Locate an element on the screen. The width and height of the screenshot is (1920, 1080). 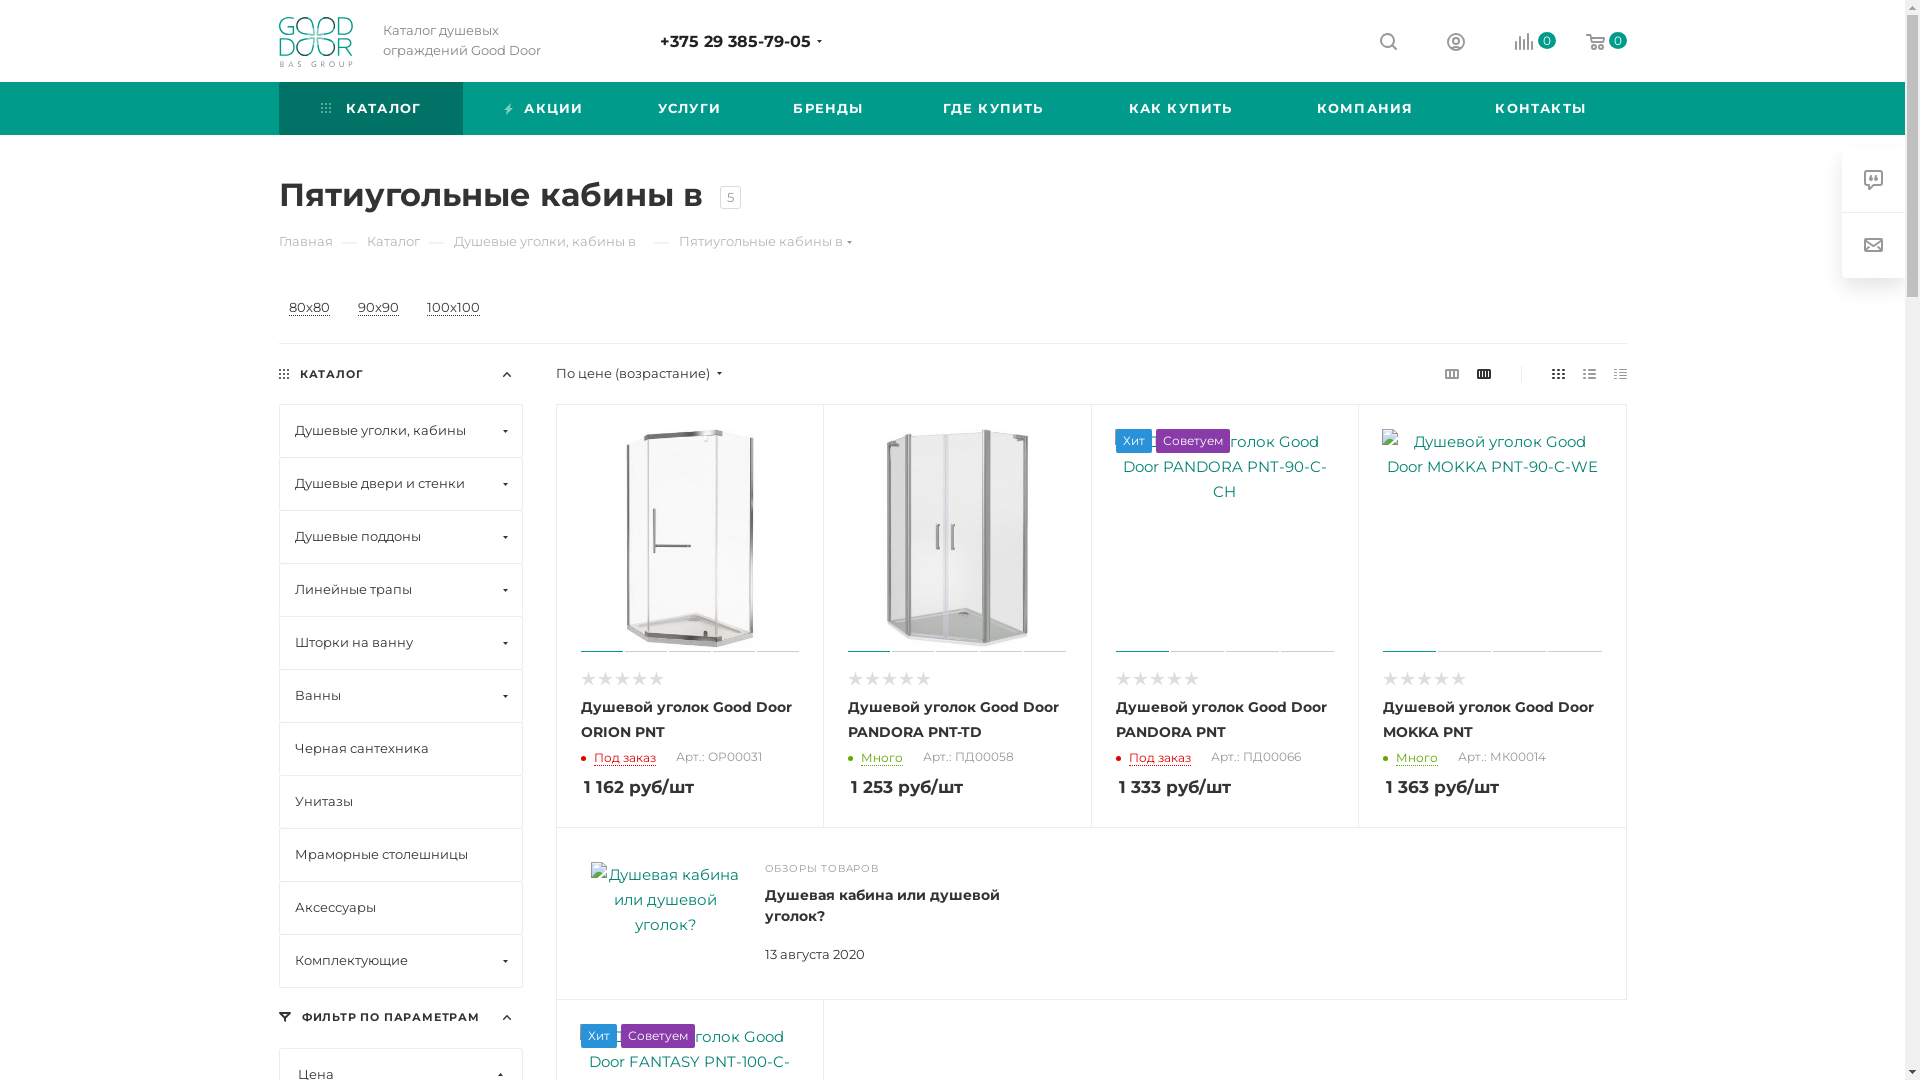
'80x80' is located at coordinates (307, 308).